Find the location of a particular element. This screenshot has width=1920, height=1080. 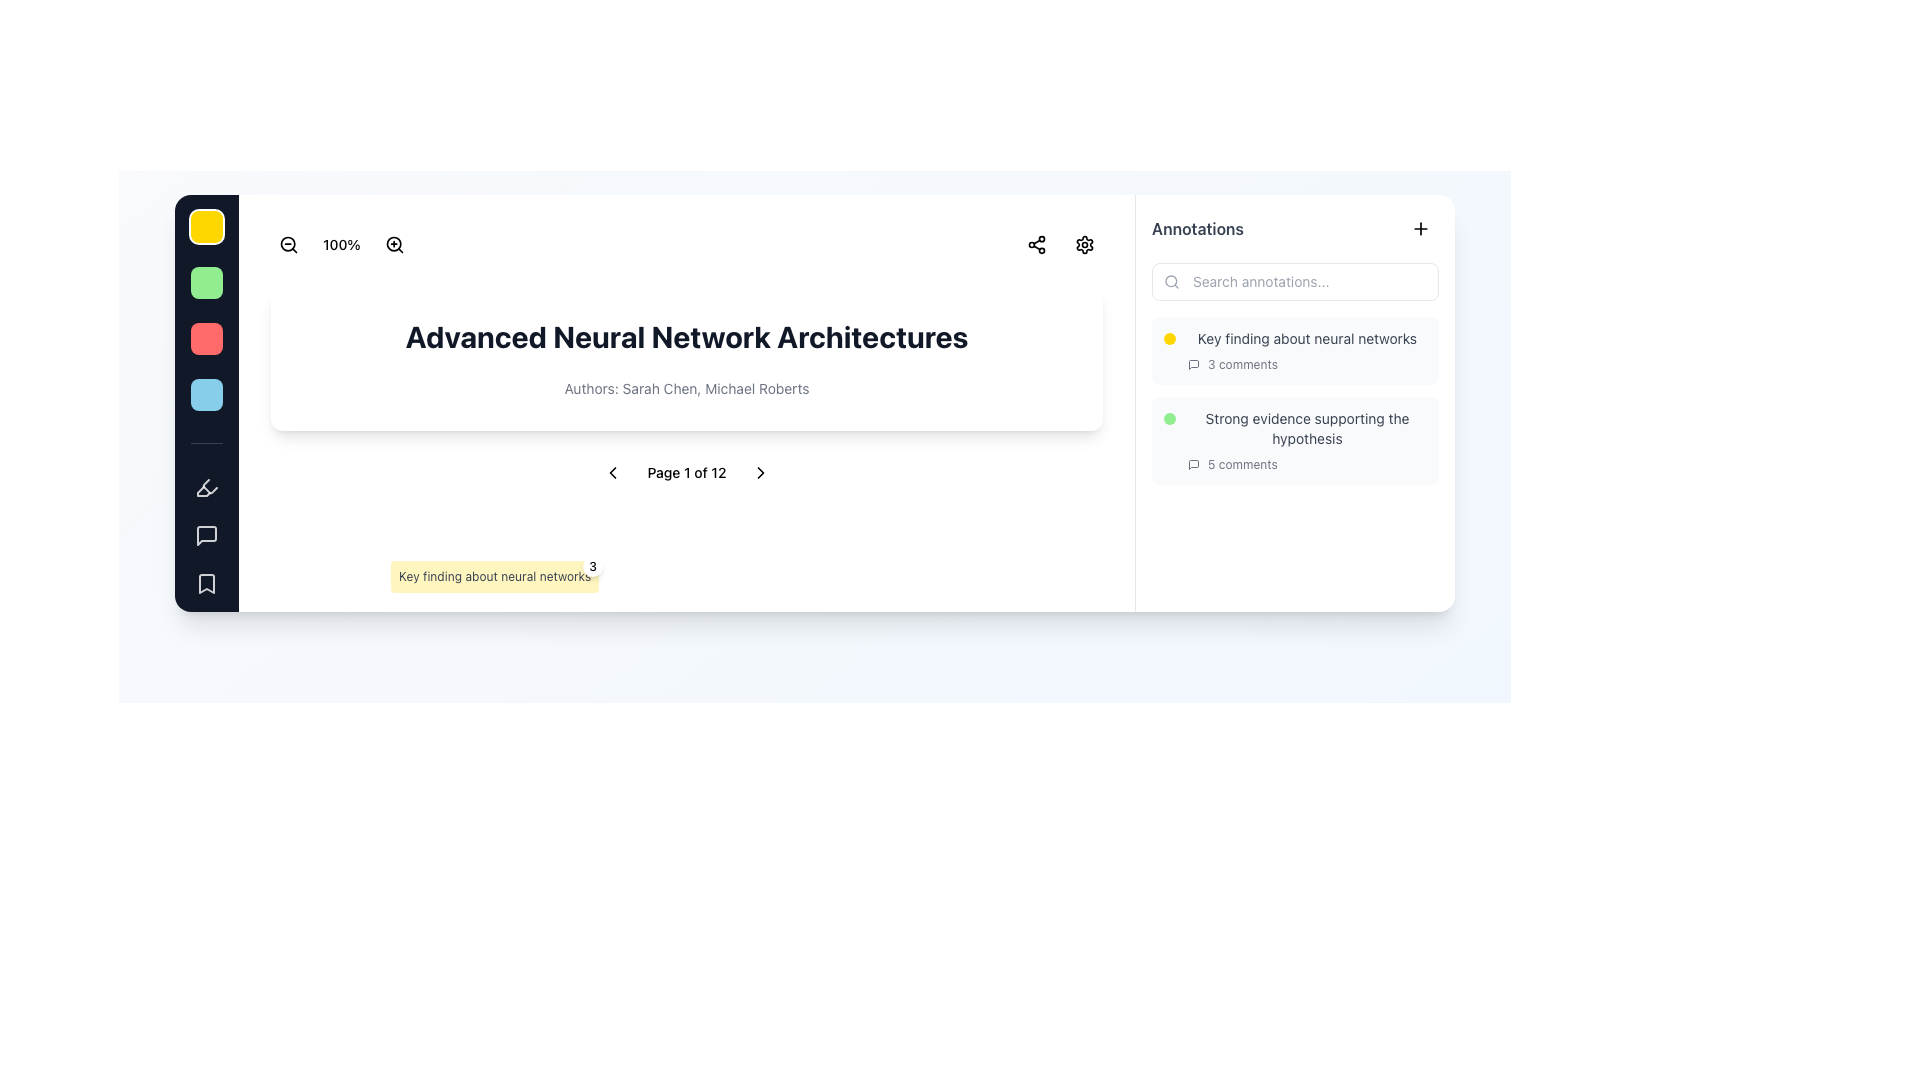

the left-facing chevron-shaped Navigation Icon located to the left of the 'Page 1 of 12' text in the header section is located at coordinates (612, 473).